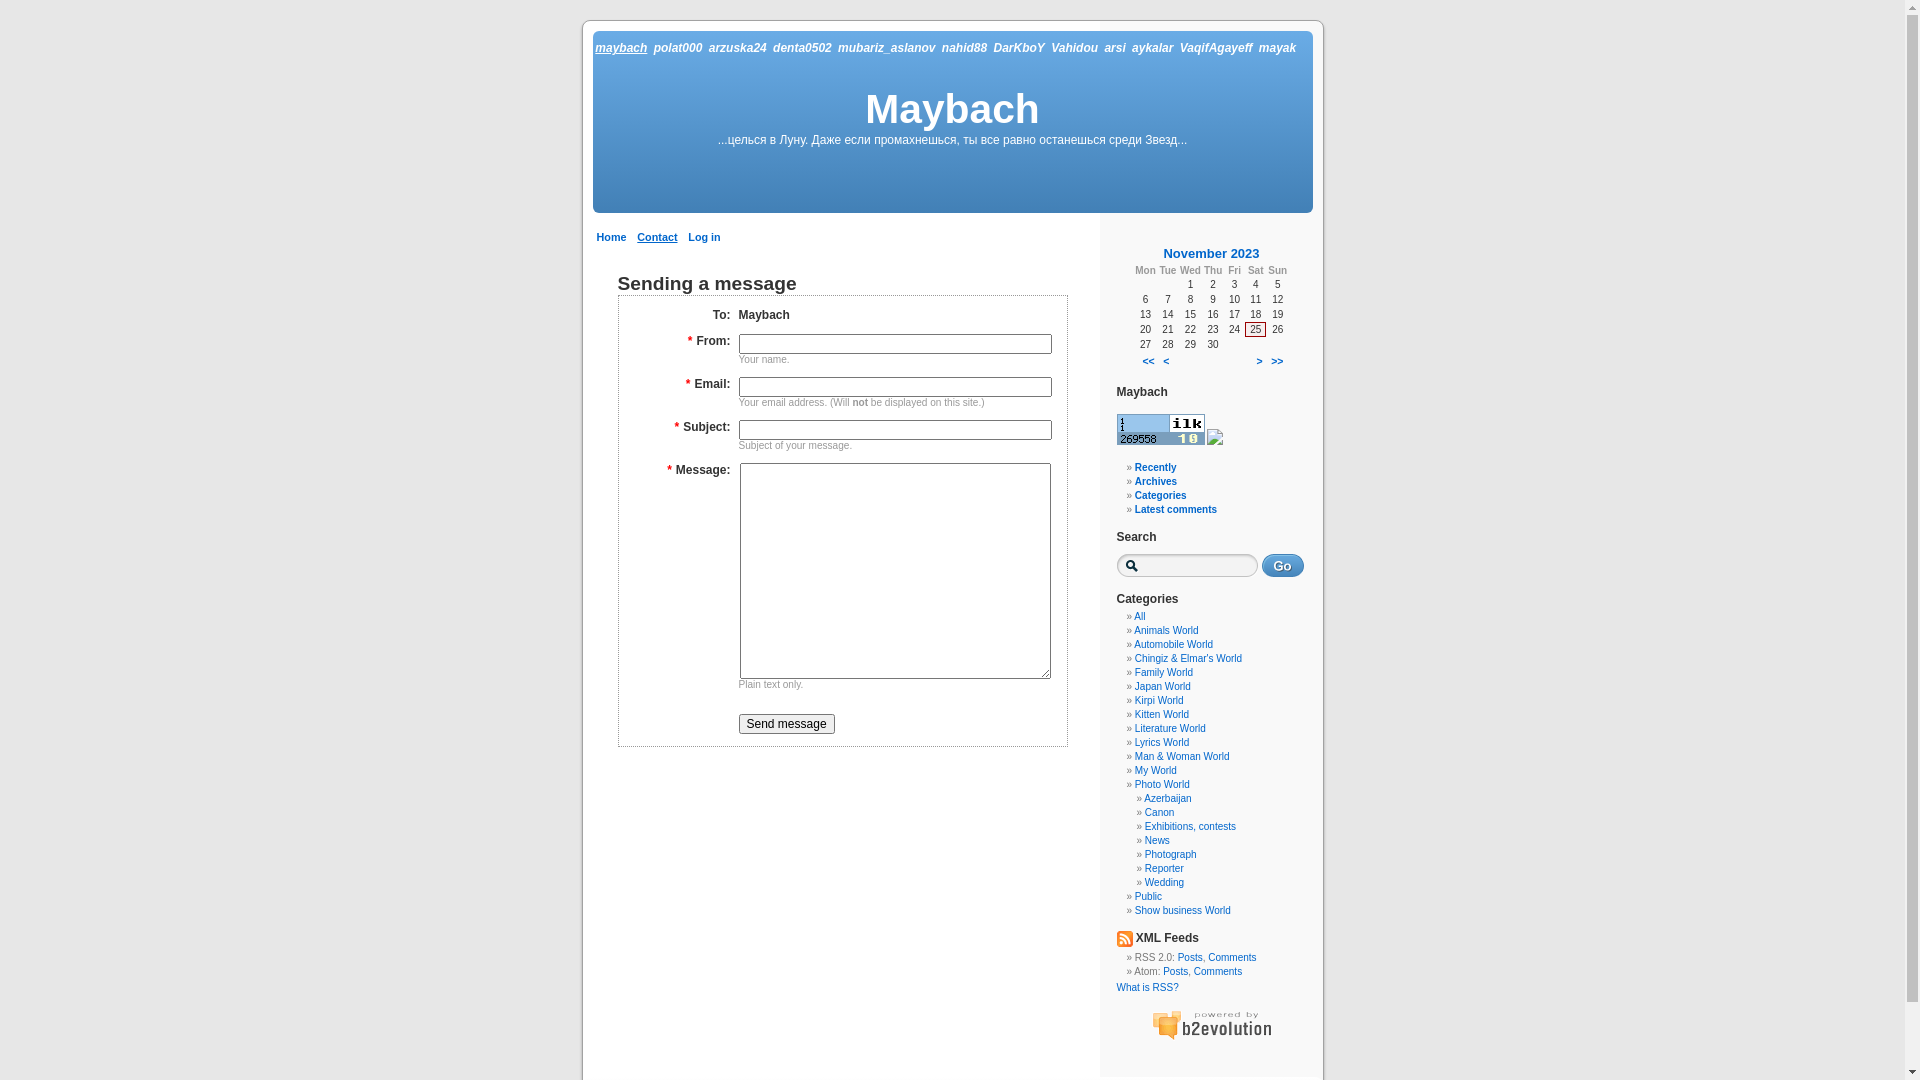  Describe the element at coordinates (1190, 956) in the screenshot. I see `'Posts'` at that location.